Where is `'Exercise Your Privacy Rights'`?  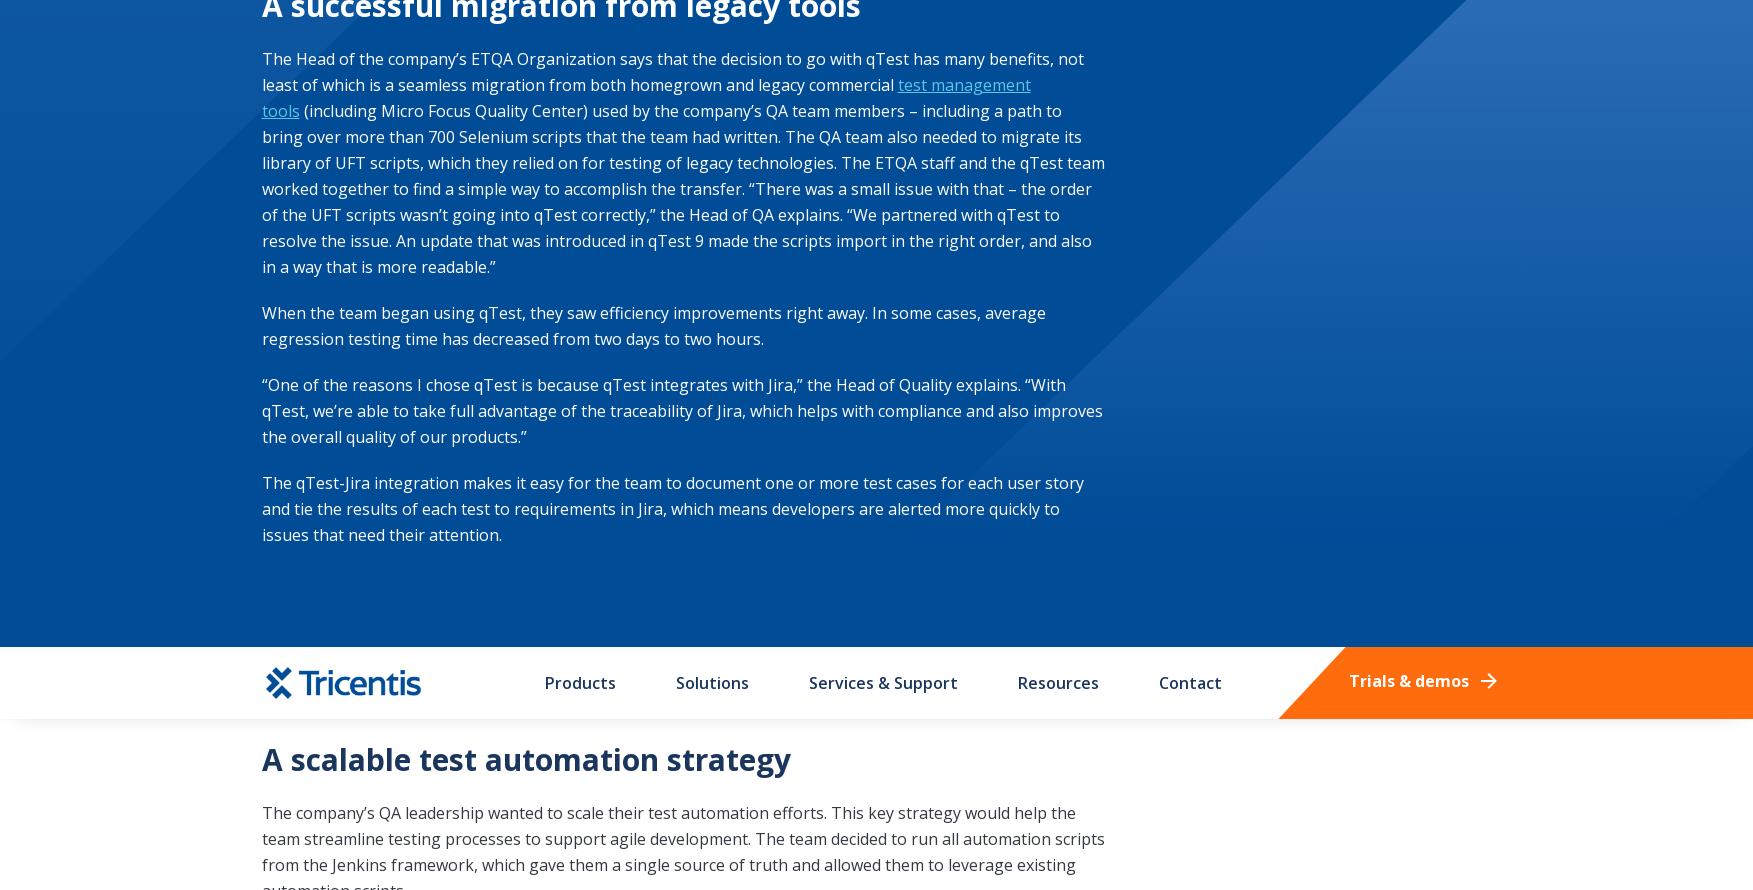 'Exercise Your Privacy Rights' is located at coordinates (848, 212).